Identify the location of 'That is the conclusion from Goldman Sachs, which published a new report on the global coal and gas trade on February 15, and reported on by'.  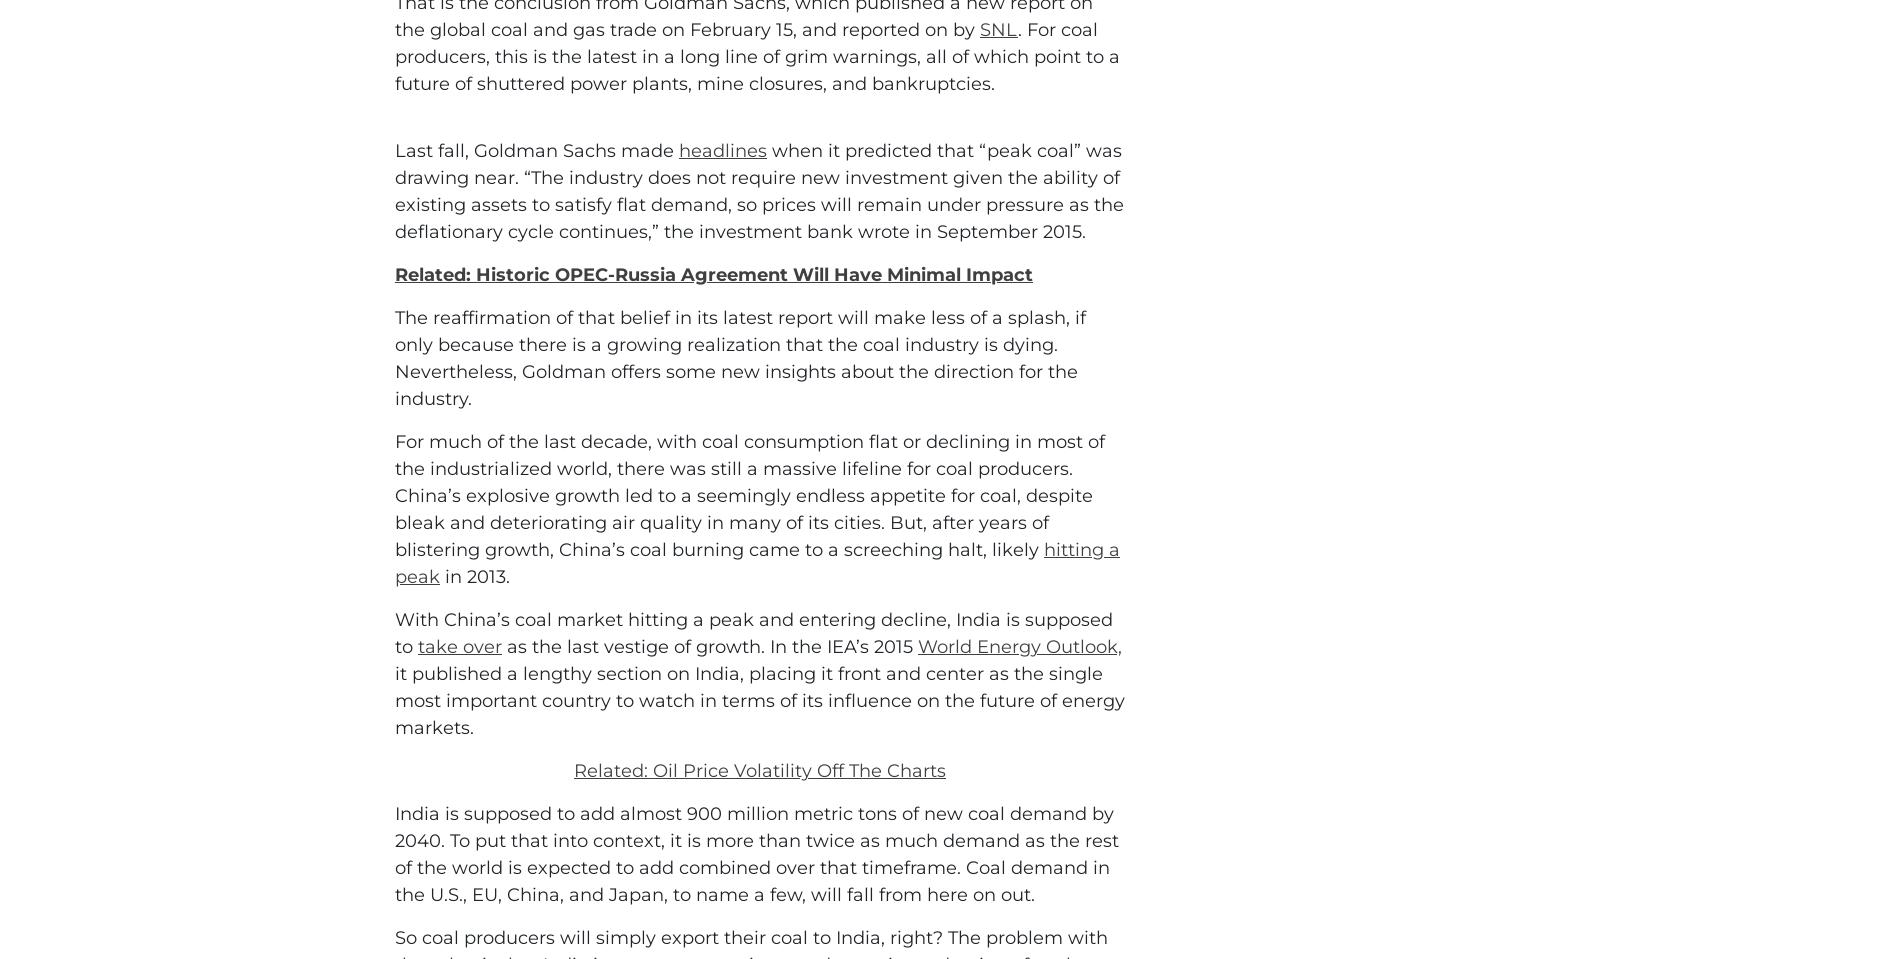
(743, 106).